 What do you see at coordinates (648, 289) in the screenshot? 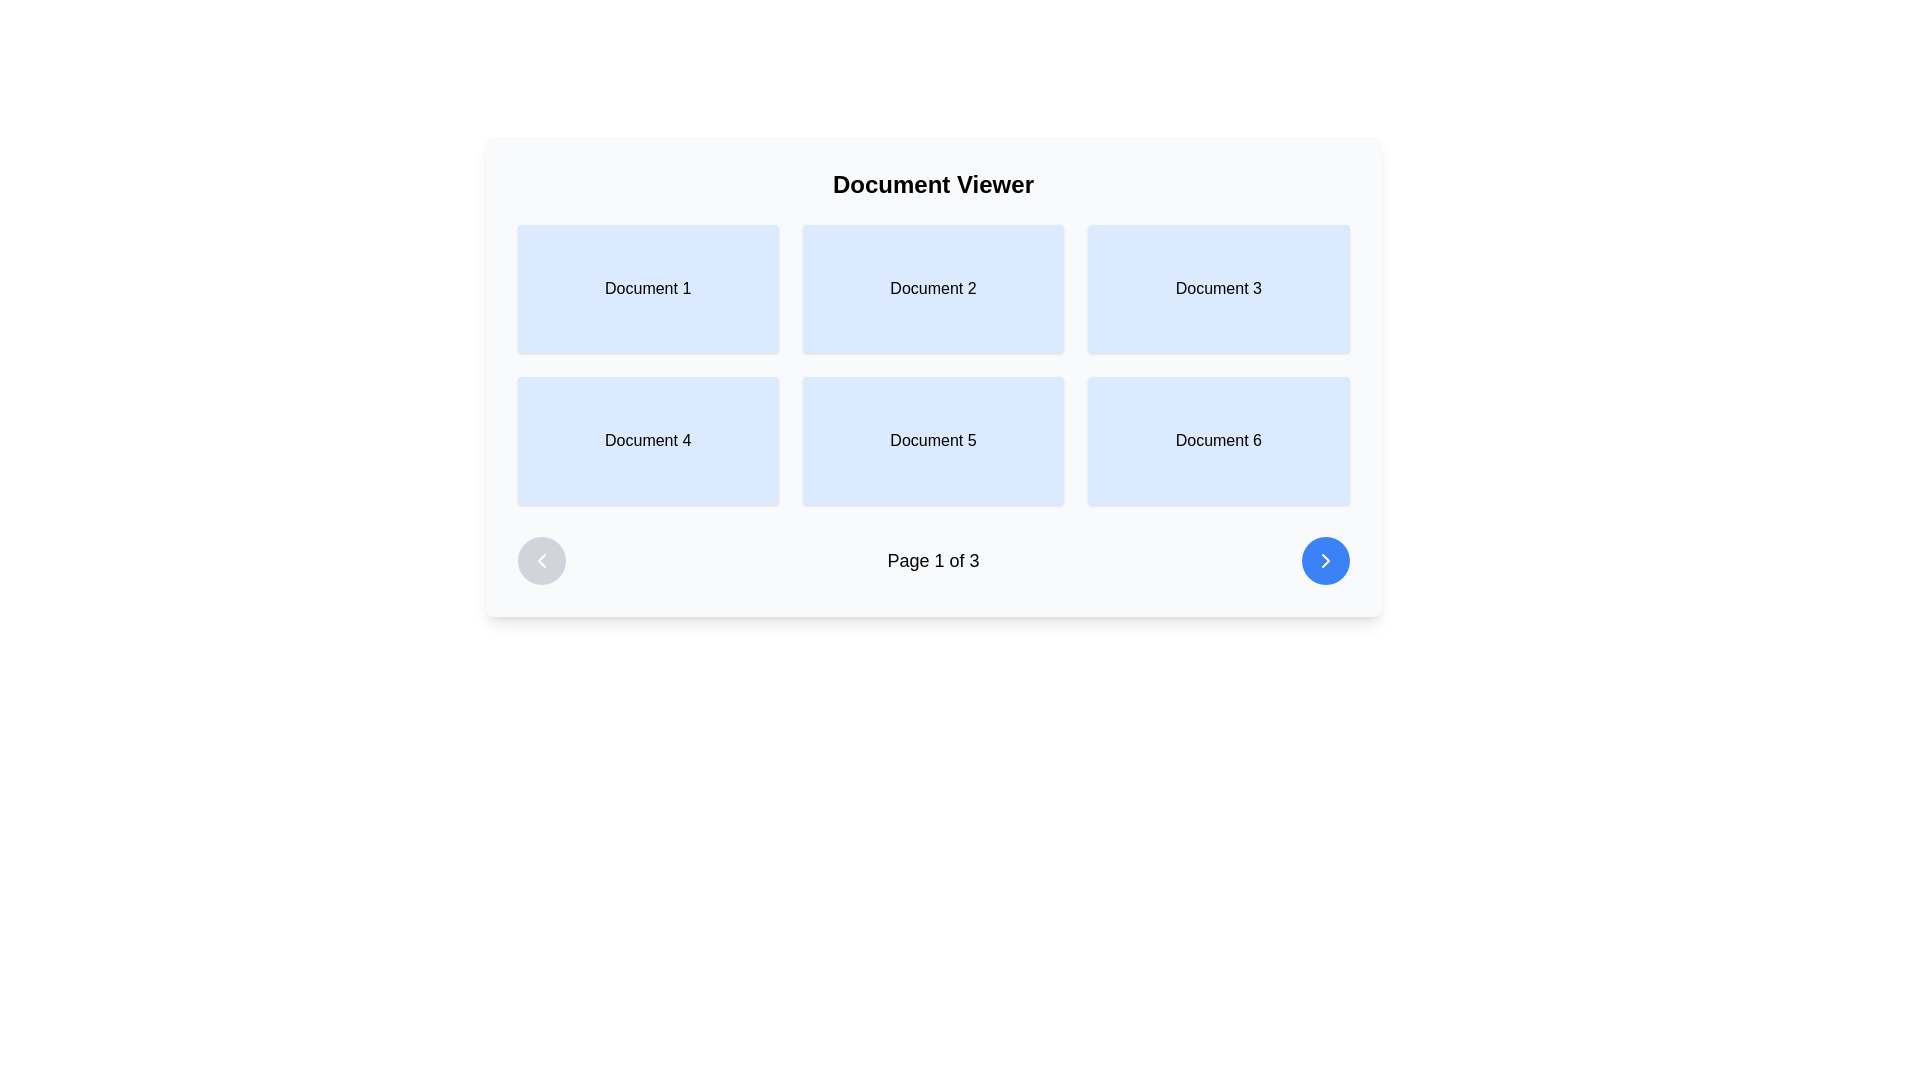
I see `the 'Document 1' card, which is a rectangular card with rounded corners and a light blue background, located in the top-left corner of the grid layout` at bounding box center [648, 289].